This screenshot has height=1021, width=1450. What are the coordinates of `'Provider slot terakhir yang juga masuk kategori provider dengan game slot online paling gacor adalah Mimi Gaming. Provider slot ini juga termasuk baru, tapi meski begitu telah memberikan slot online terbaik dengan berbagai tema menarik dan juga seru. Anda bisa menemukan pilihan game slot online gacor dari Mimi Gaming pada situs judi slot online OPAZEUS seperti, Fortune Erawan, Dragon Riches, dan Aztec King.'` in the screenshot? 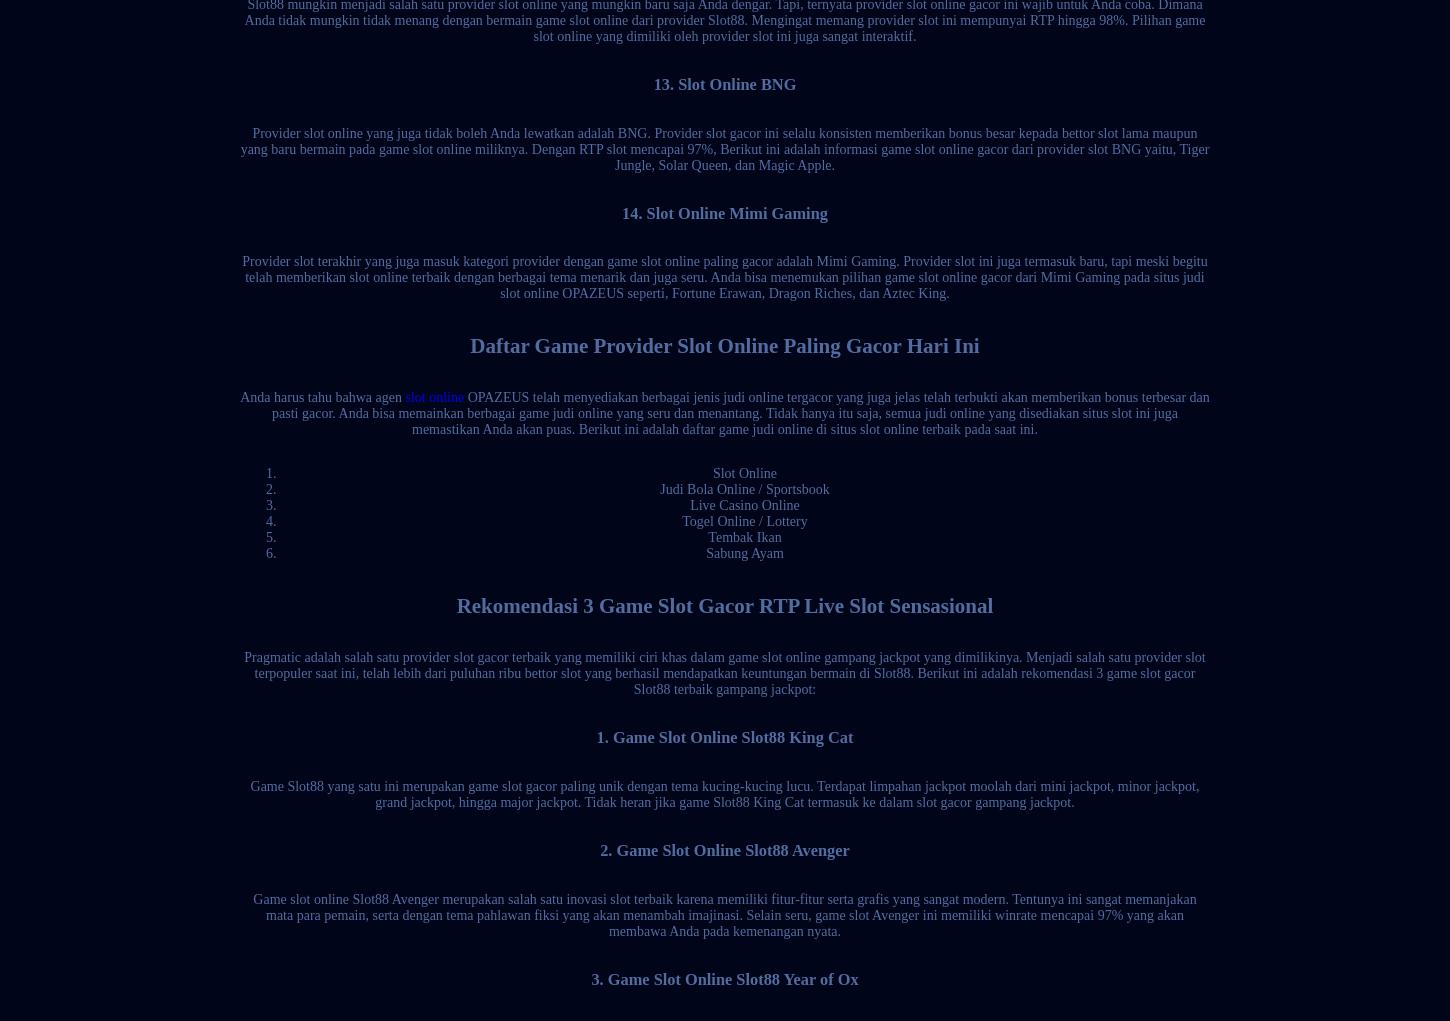 It's located at (723, 277).